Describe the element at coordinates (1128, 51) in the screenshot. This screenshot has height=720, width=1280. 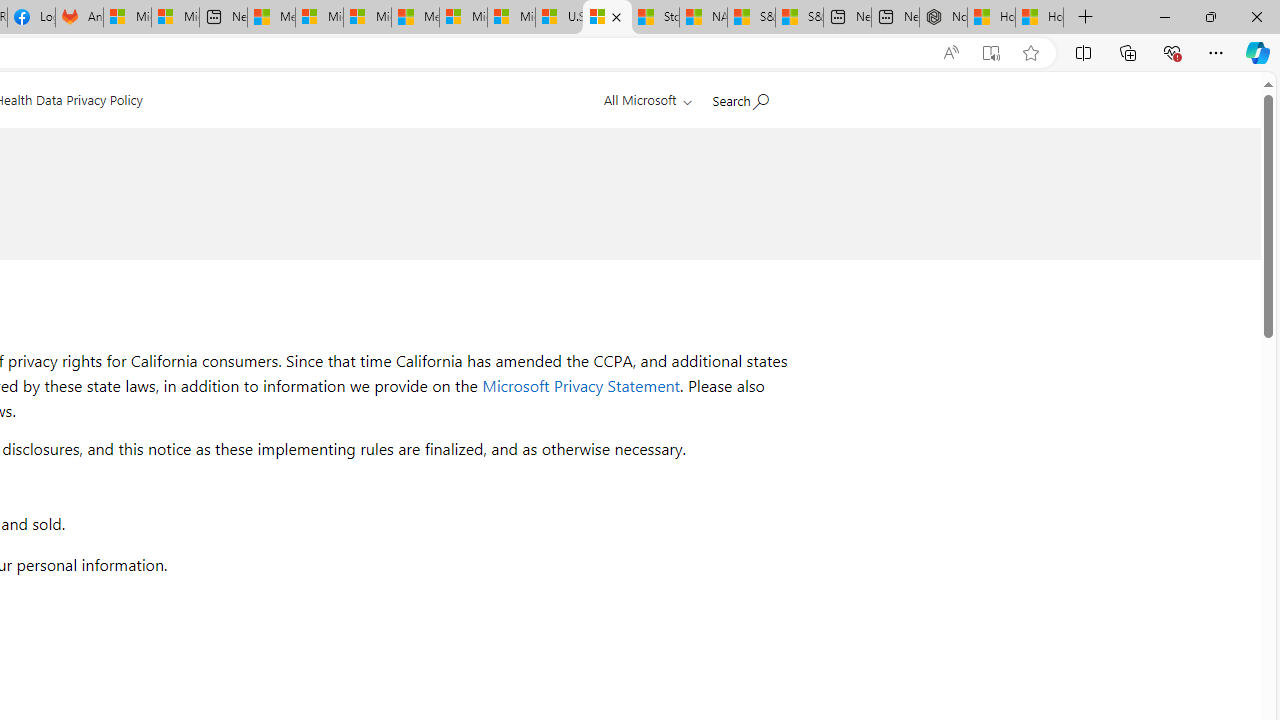
I see `'Collections'` at that location.